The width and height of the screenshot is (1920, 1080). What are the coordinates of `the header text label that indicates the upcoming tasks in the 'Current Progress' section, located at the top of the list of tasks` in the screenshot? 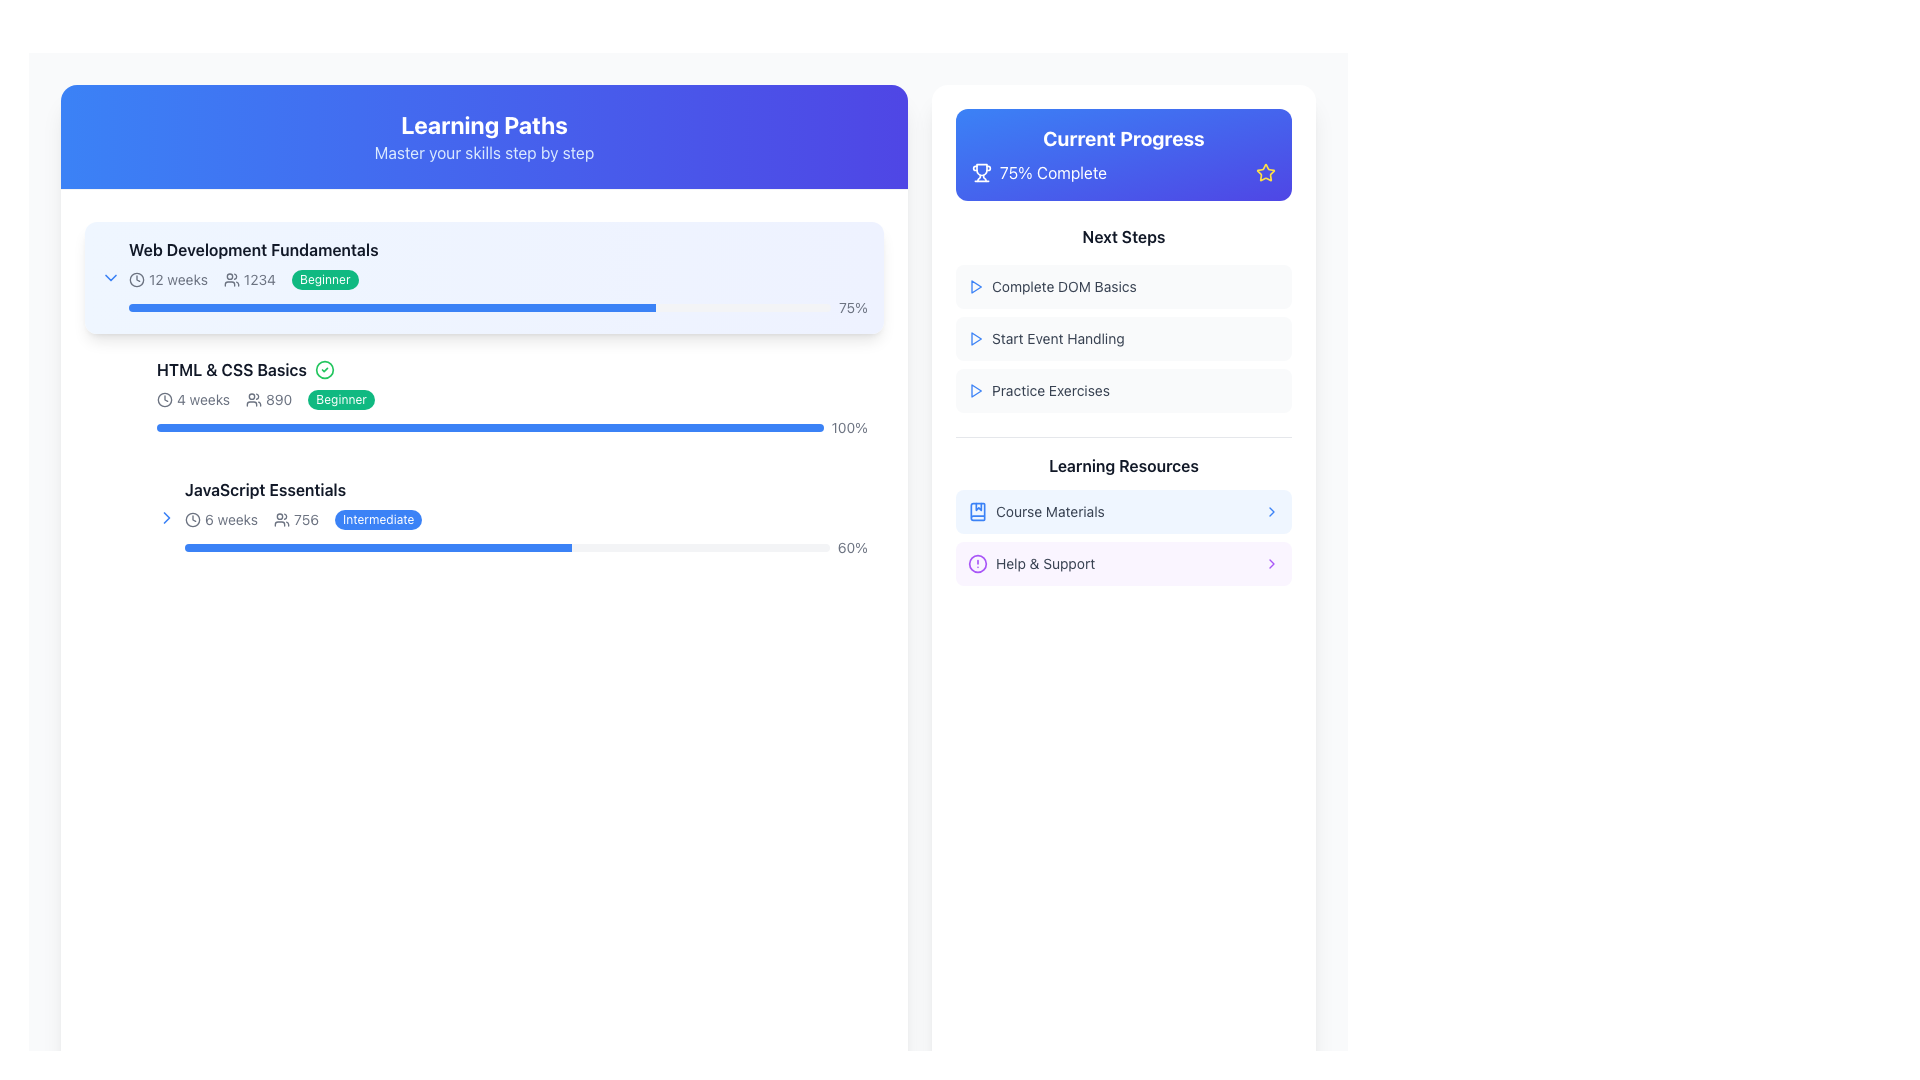 It's located at (1123, 235).